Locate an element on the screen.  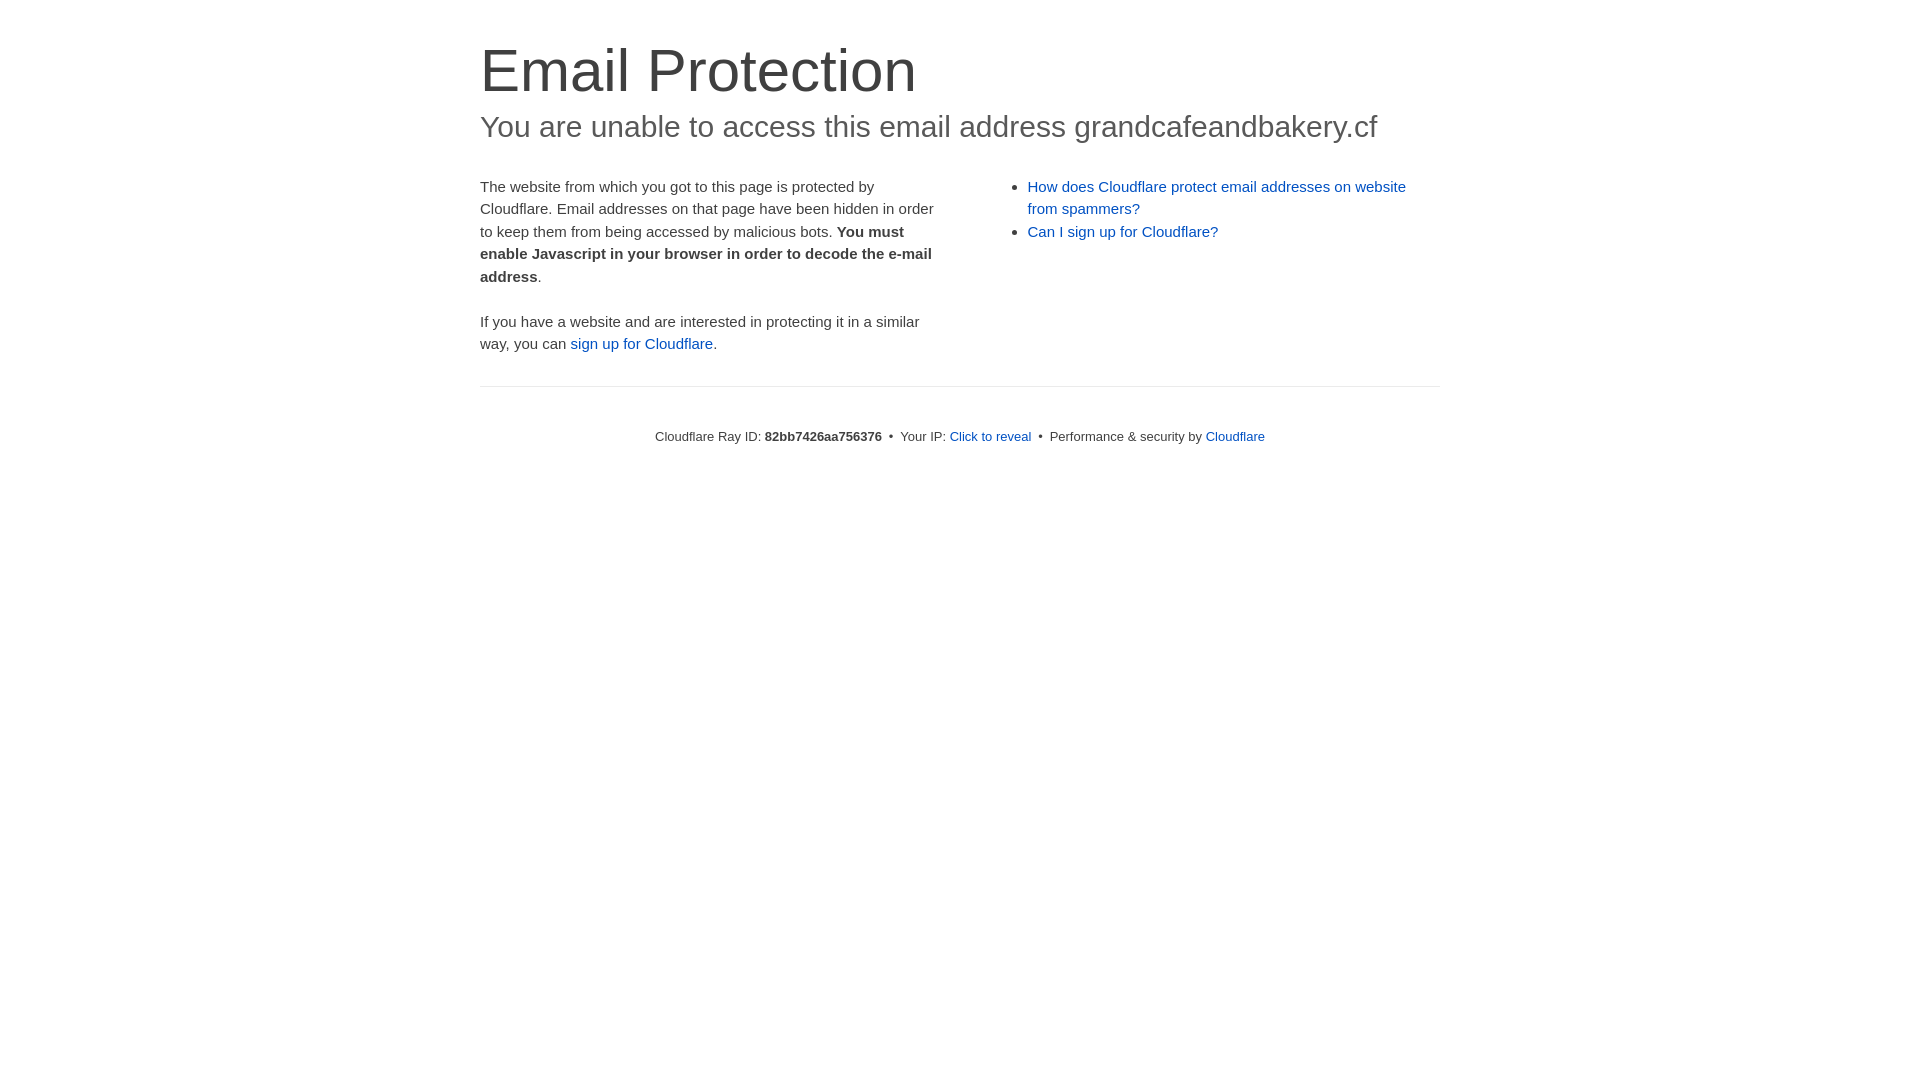
'sign up for Cloudflare' is located at coordinates (642, 342).